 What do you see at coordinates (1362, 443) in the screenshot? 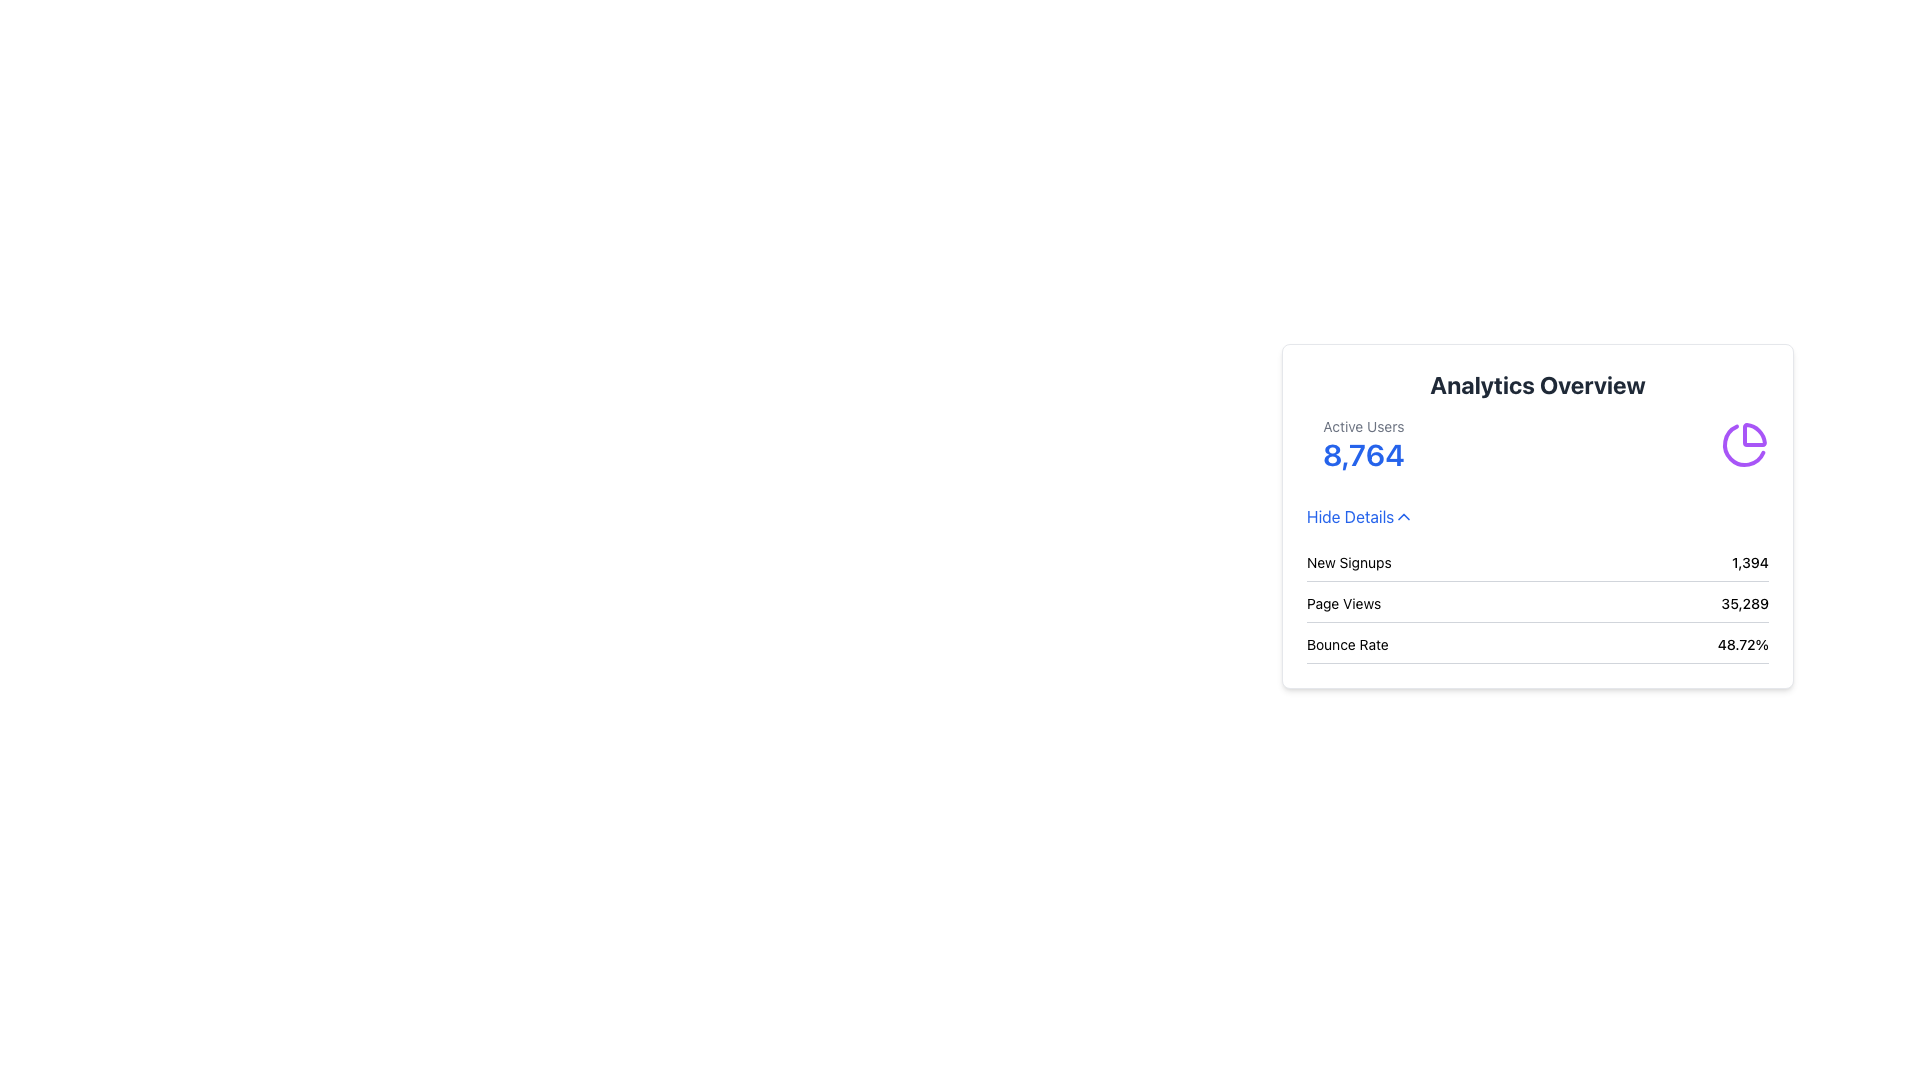
I see `the Statistical Label with Value that shows the current count of active users located in the Analytics Overview section, specifically the leftmost textual element adjacent to an icon` at bounding box center [1362, 443].